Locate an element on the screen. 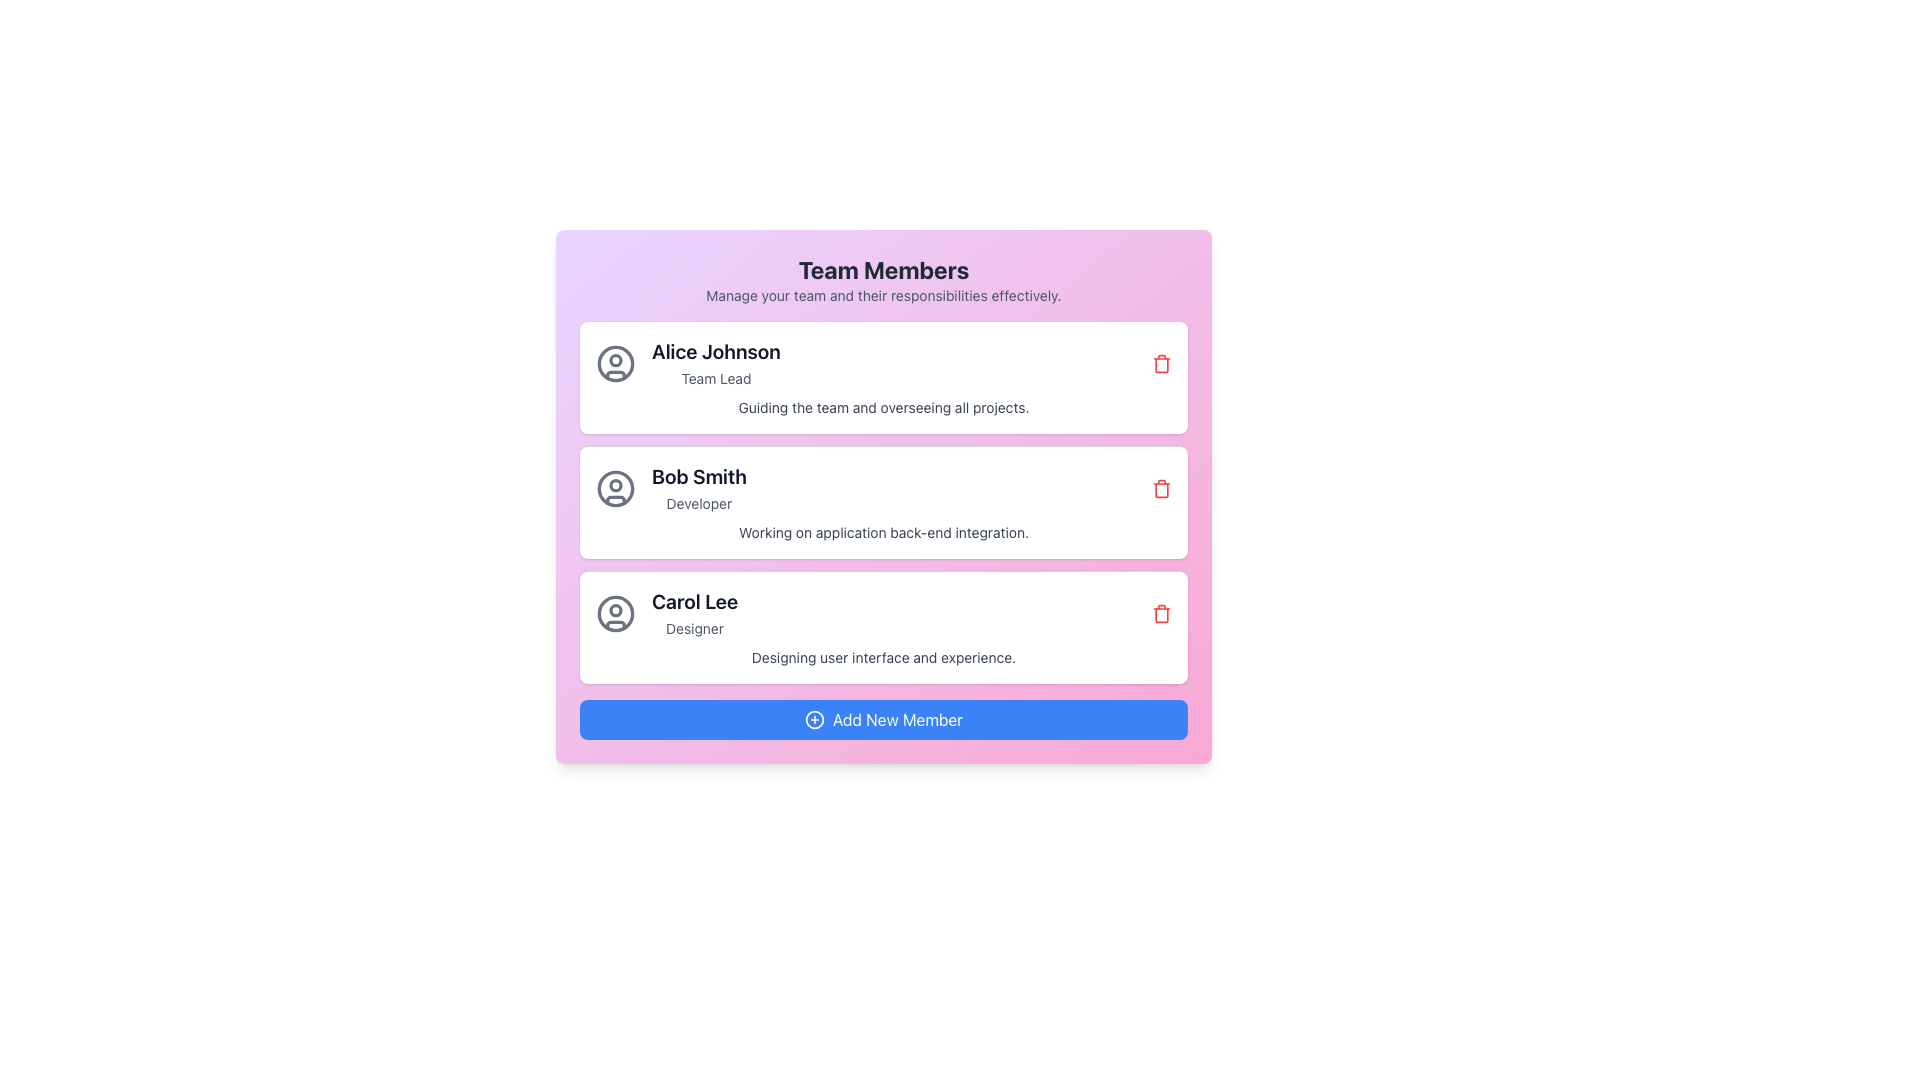 The width and height of the screenshot is (1920, 1080). the text label indicating the role or title of the individual directly below 'Alice Johnson' is located at coordinates (716, 378).